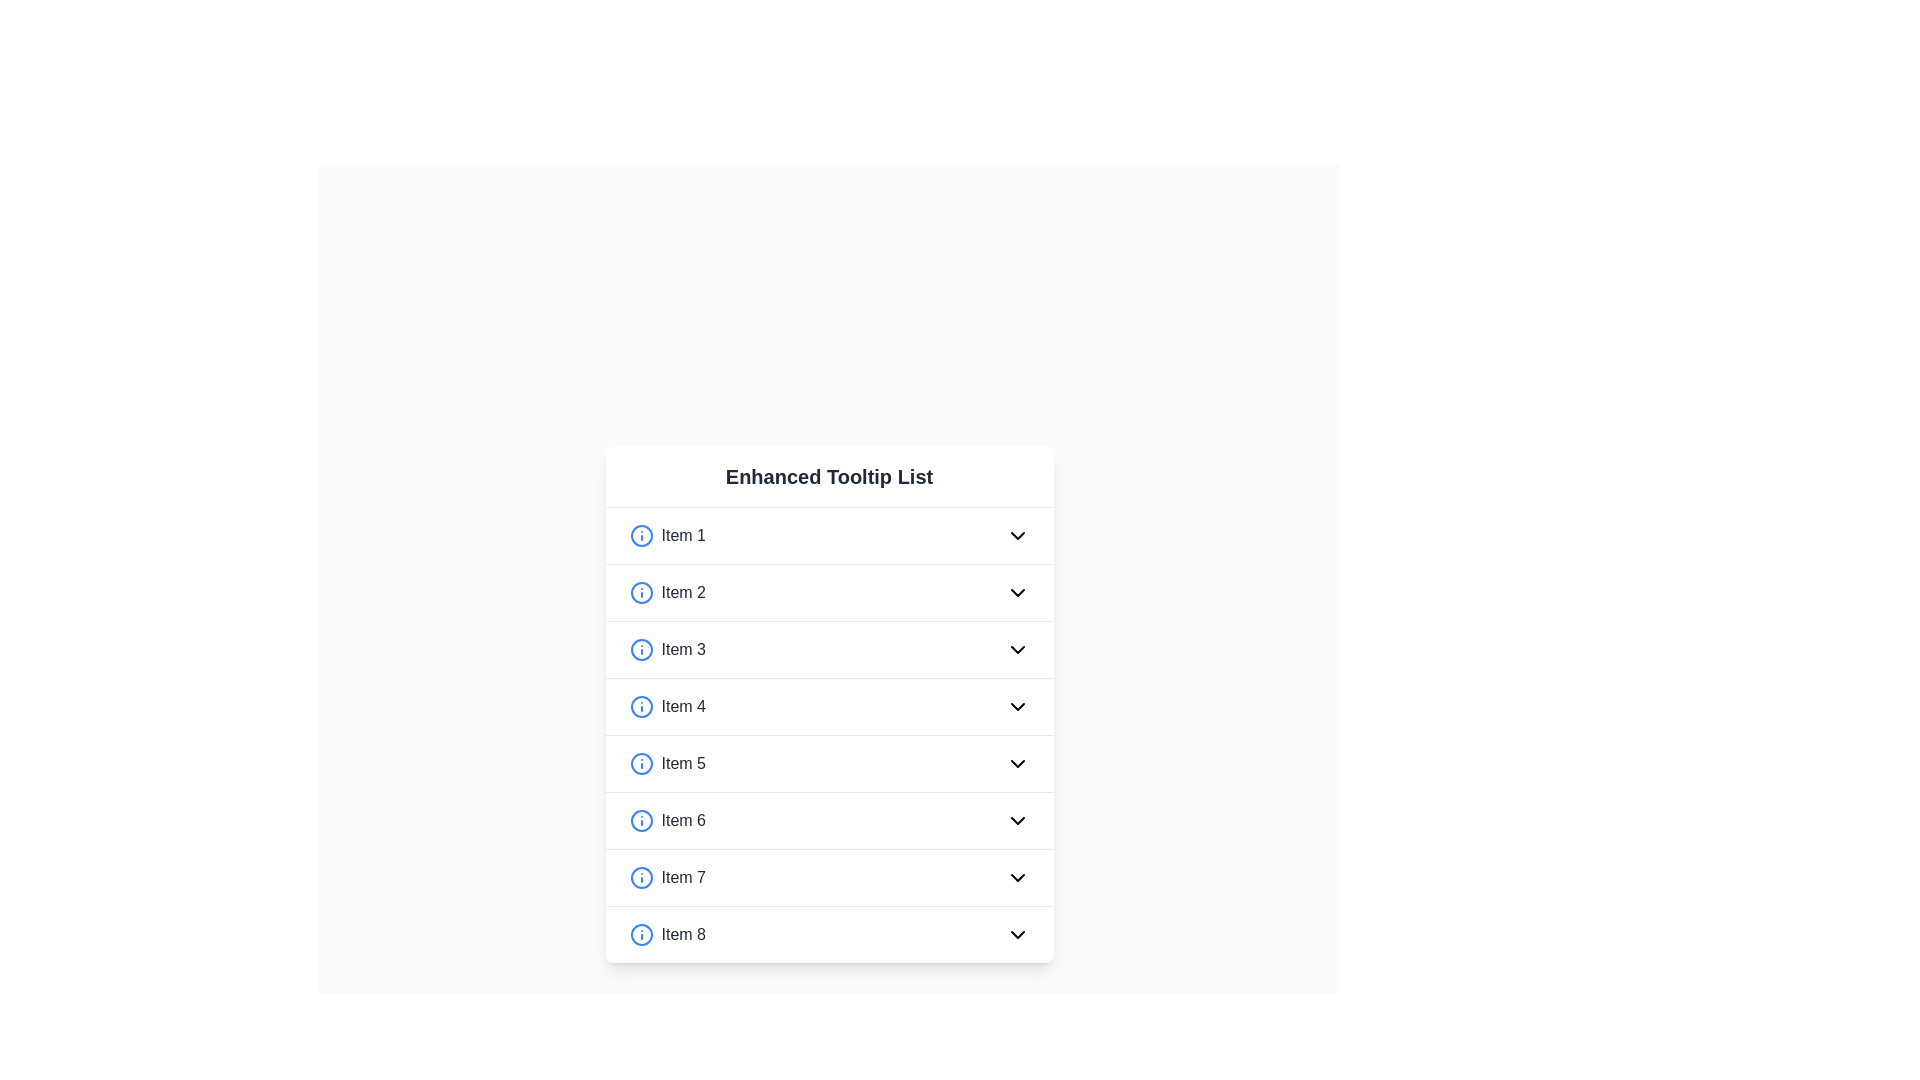 Image resolution: width=1920 pixels, height=1080 pixels. What do you see at coordinates (683, 592) in the screenshot?
I see `the static text label displaying 'Item 2' in a bolded, gray font, located in the second row of the 'Enhanced Tooltip List', which is flanked by a blue info icon on the left and an expand arrow on the right` at bounding box center [683, 592].